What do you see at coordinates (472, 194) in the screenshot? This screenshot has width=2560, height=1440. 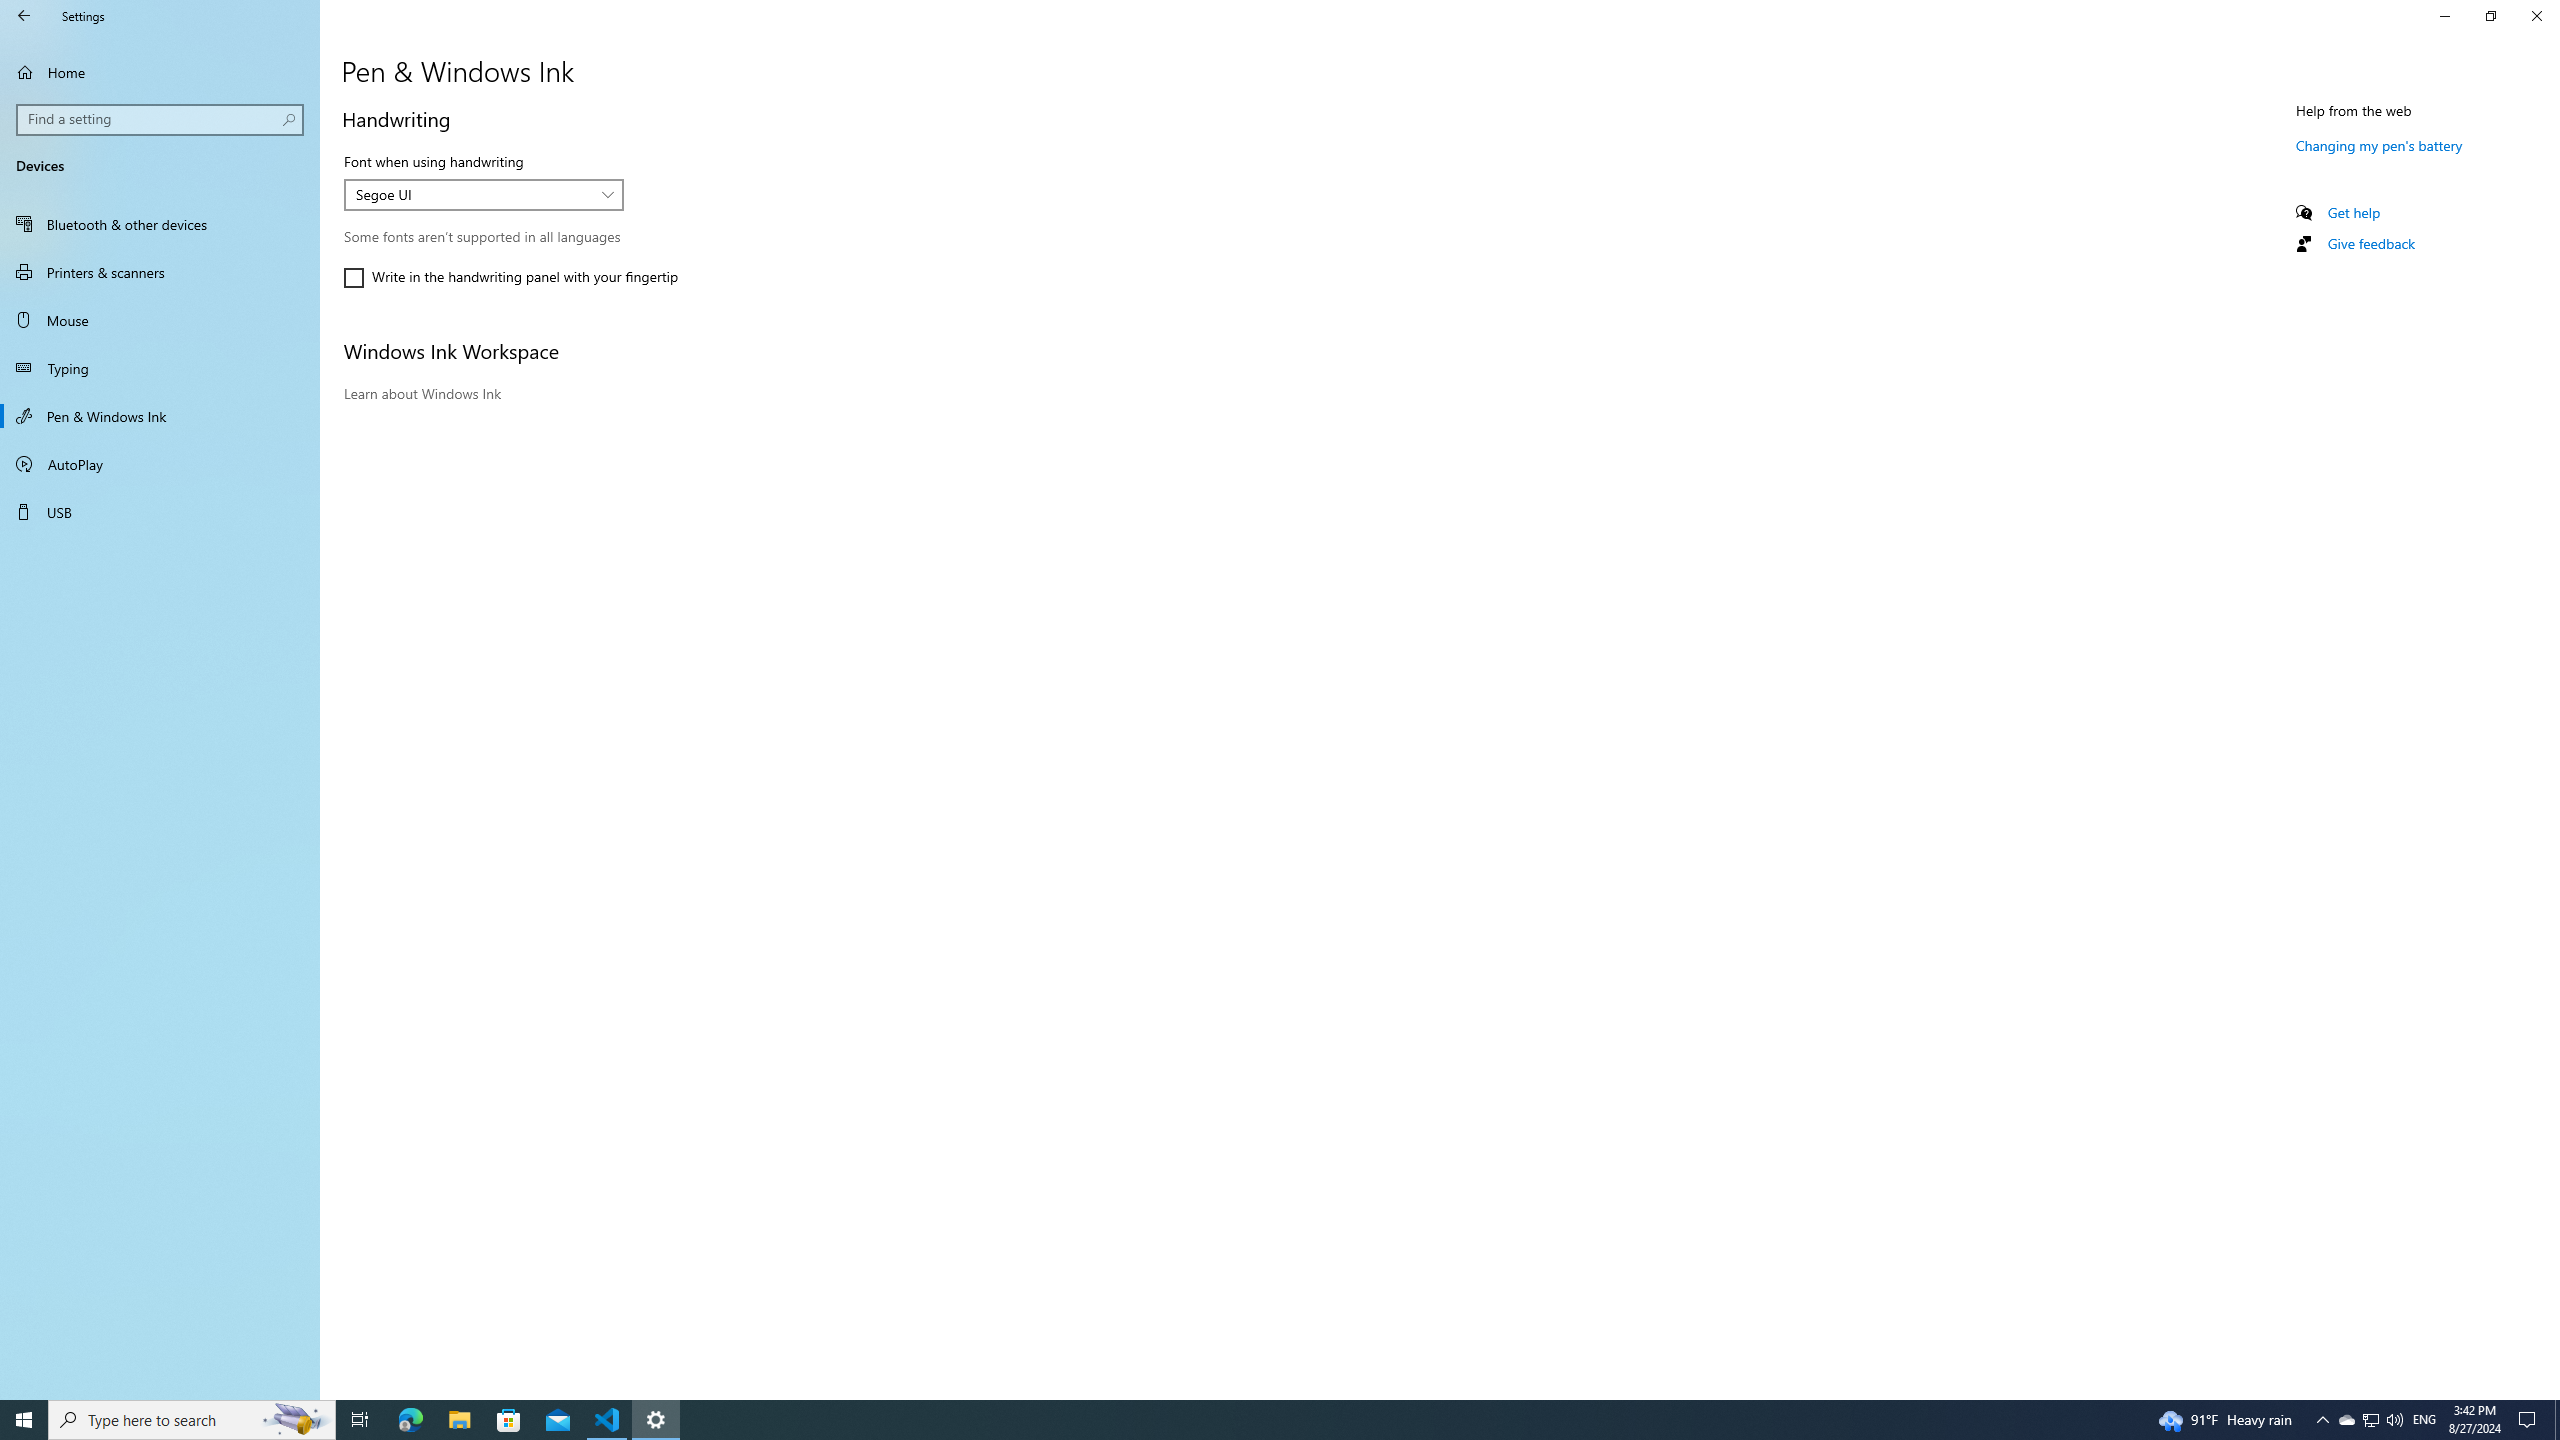 I see `'Segoe UI'` at bounding box center [472, 194].